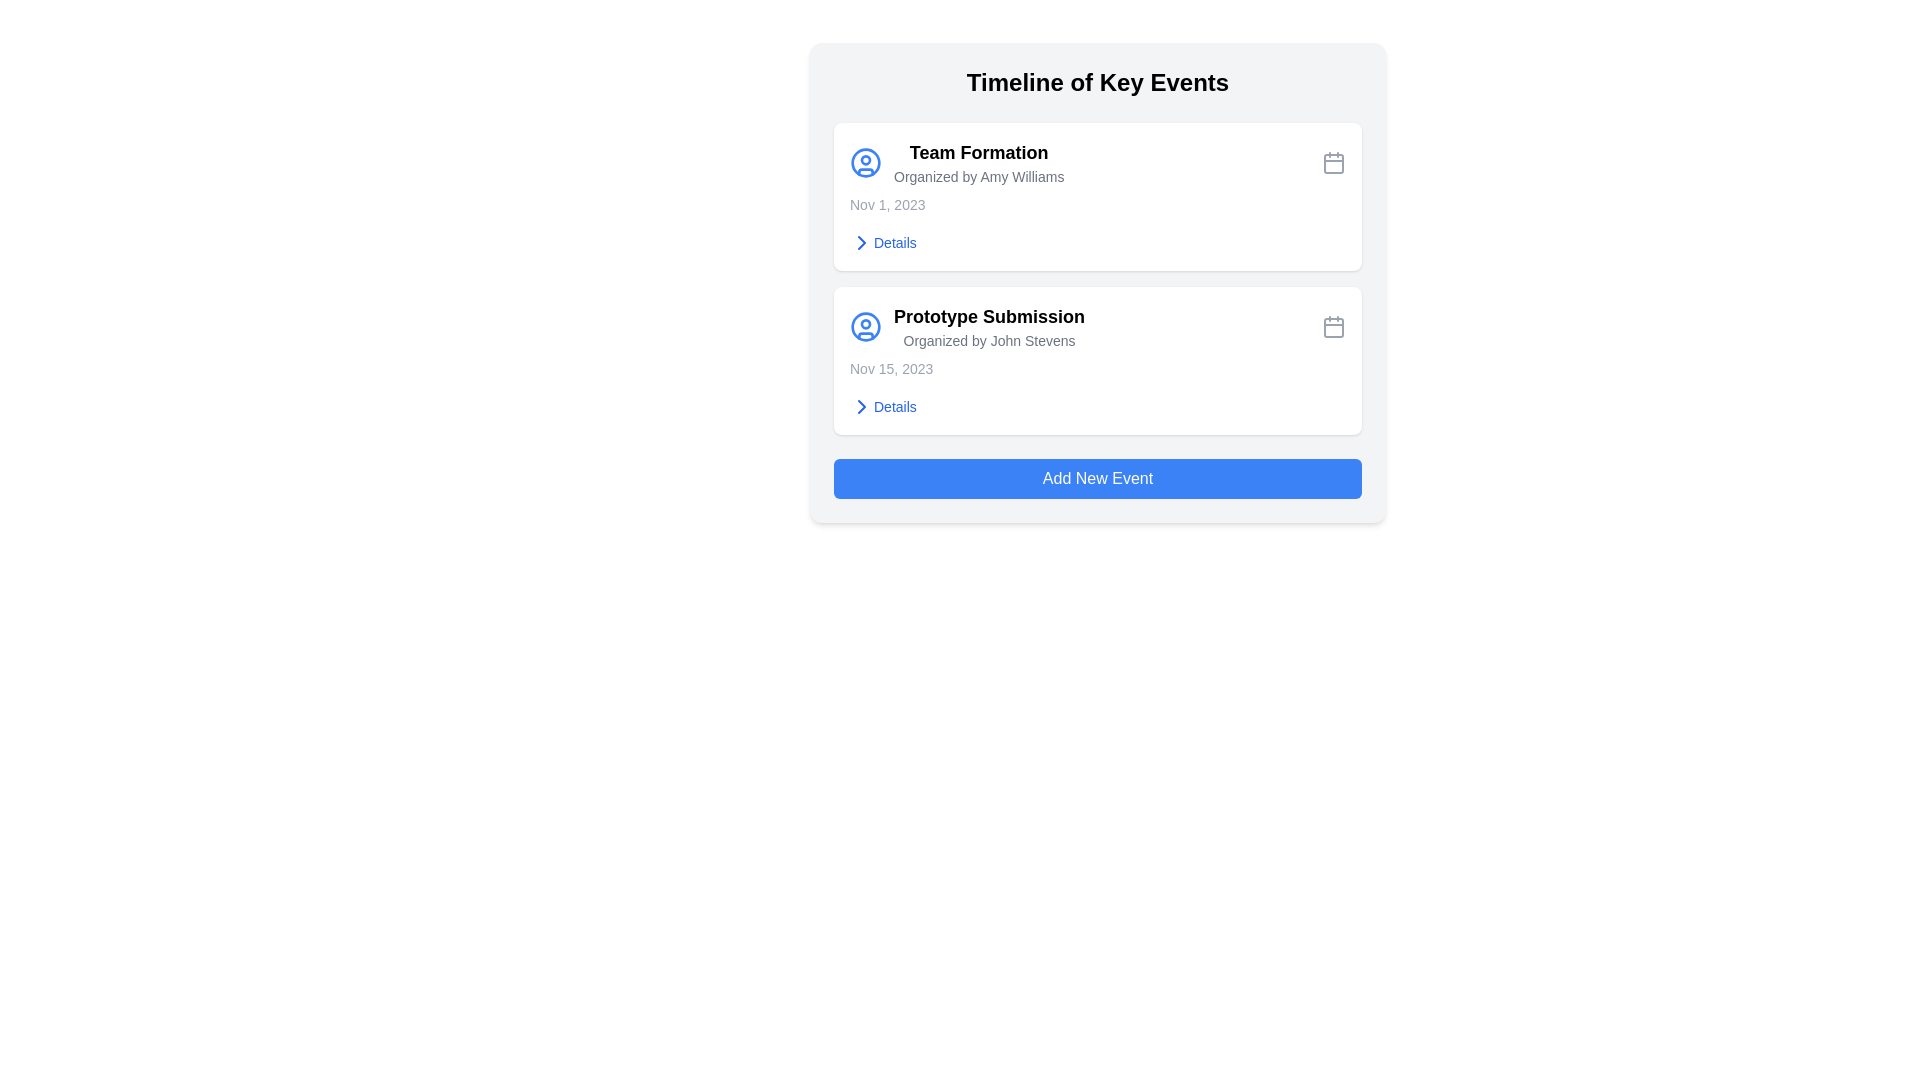 This screenshot has width=1920, height=1080. What do you see at coordinates (1334, 163) in the screenshot?
I see `the main rectangular background of the calendar icon located beside the 'Team Formation' event title in the 'Timeline of Key Events' section` at bounding box center [1334, 163].